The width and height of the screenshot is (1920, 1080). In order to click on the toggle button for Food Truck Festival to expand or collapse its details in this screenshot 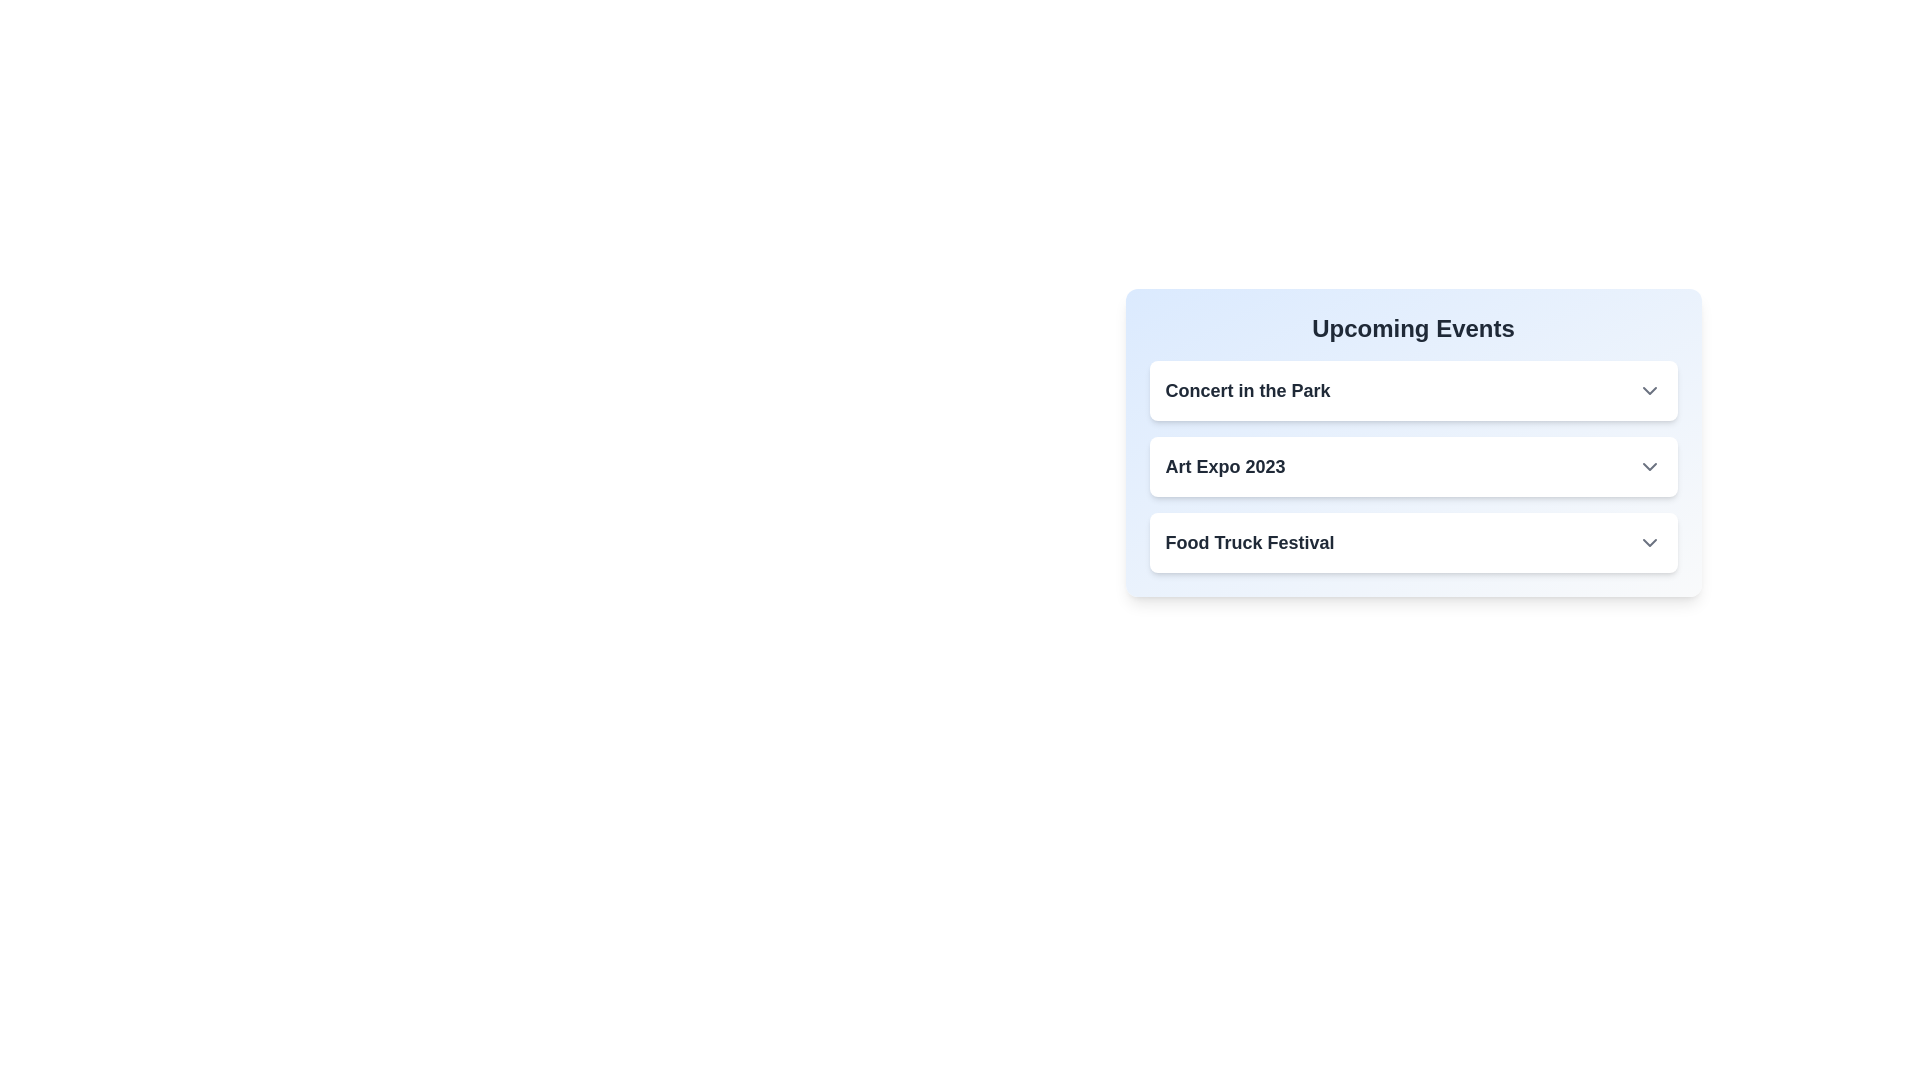, I will do `click(1649, 543)`.